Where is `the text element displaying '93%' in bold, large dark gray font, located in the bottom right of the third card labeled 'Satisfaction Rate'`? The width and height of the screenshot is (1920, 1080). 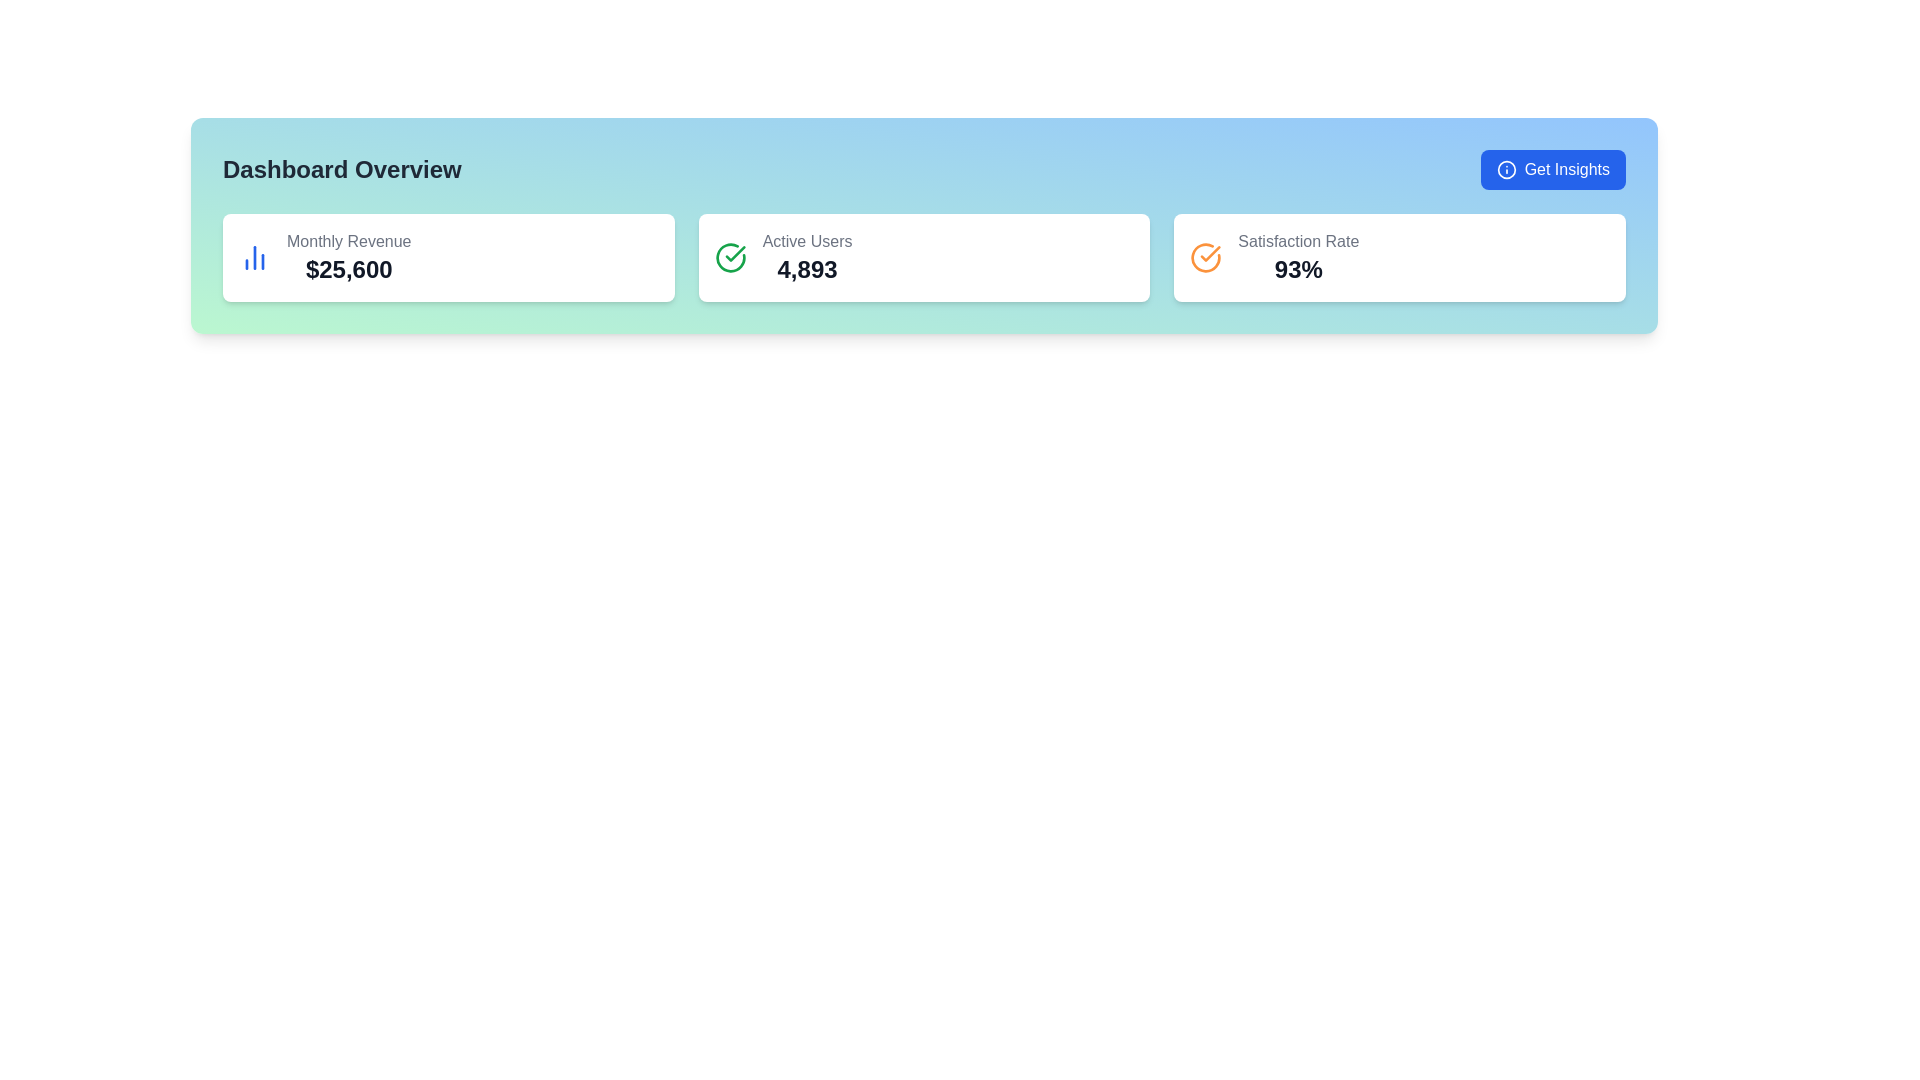
the text element displaying '93%' in bold, large dark gray font, located in the bottom right of the third card labeled 'Satisfaction Rate' is located at coordinates (1298, 270).